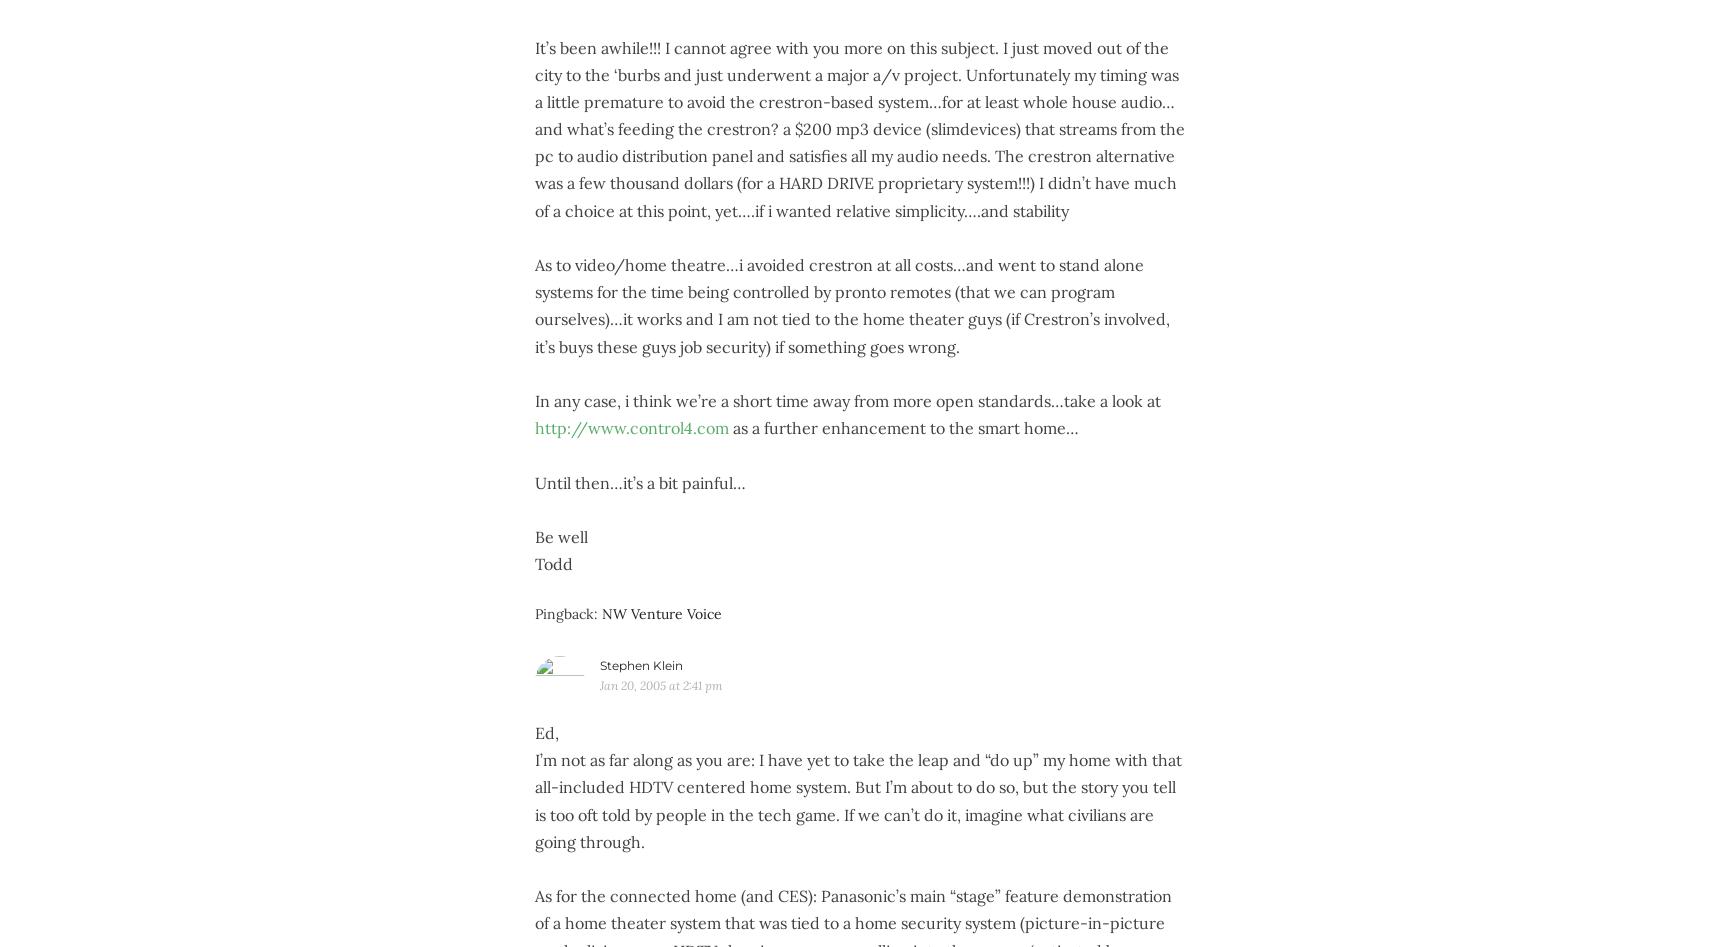 The height and width of the screenshot is (947, 1719). Describe the element at coordinates (850, 304) in the screenshot. I see `'As to video/home theatre…i avoided crestron at all costs…and went to stand alone systems for the time being controlled by pronto remotes (that we can program ourselves)…it works and I am not tied to the home theater guys (if Crestron’s involved, it’s buys these guys job security) if something goes wrong.'` at that location.